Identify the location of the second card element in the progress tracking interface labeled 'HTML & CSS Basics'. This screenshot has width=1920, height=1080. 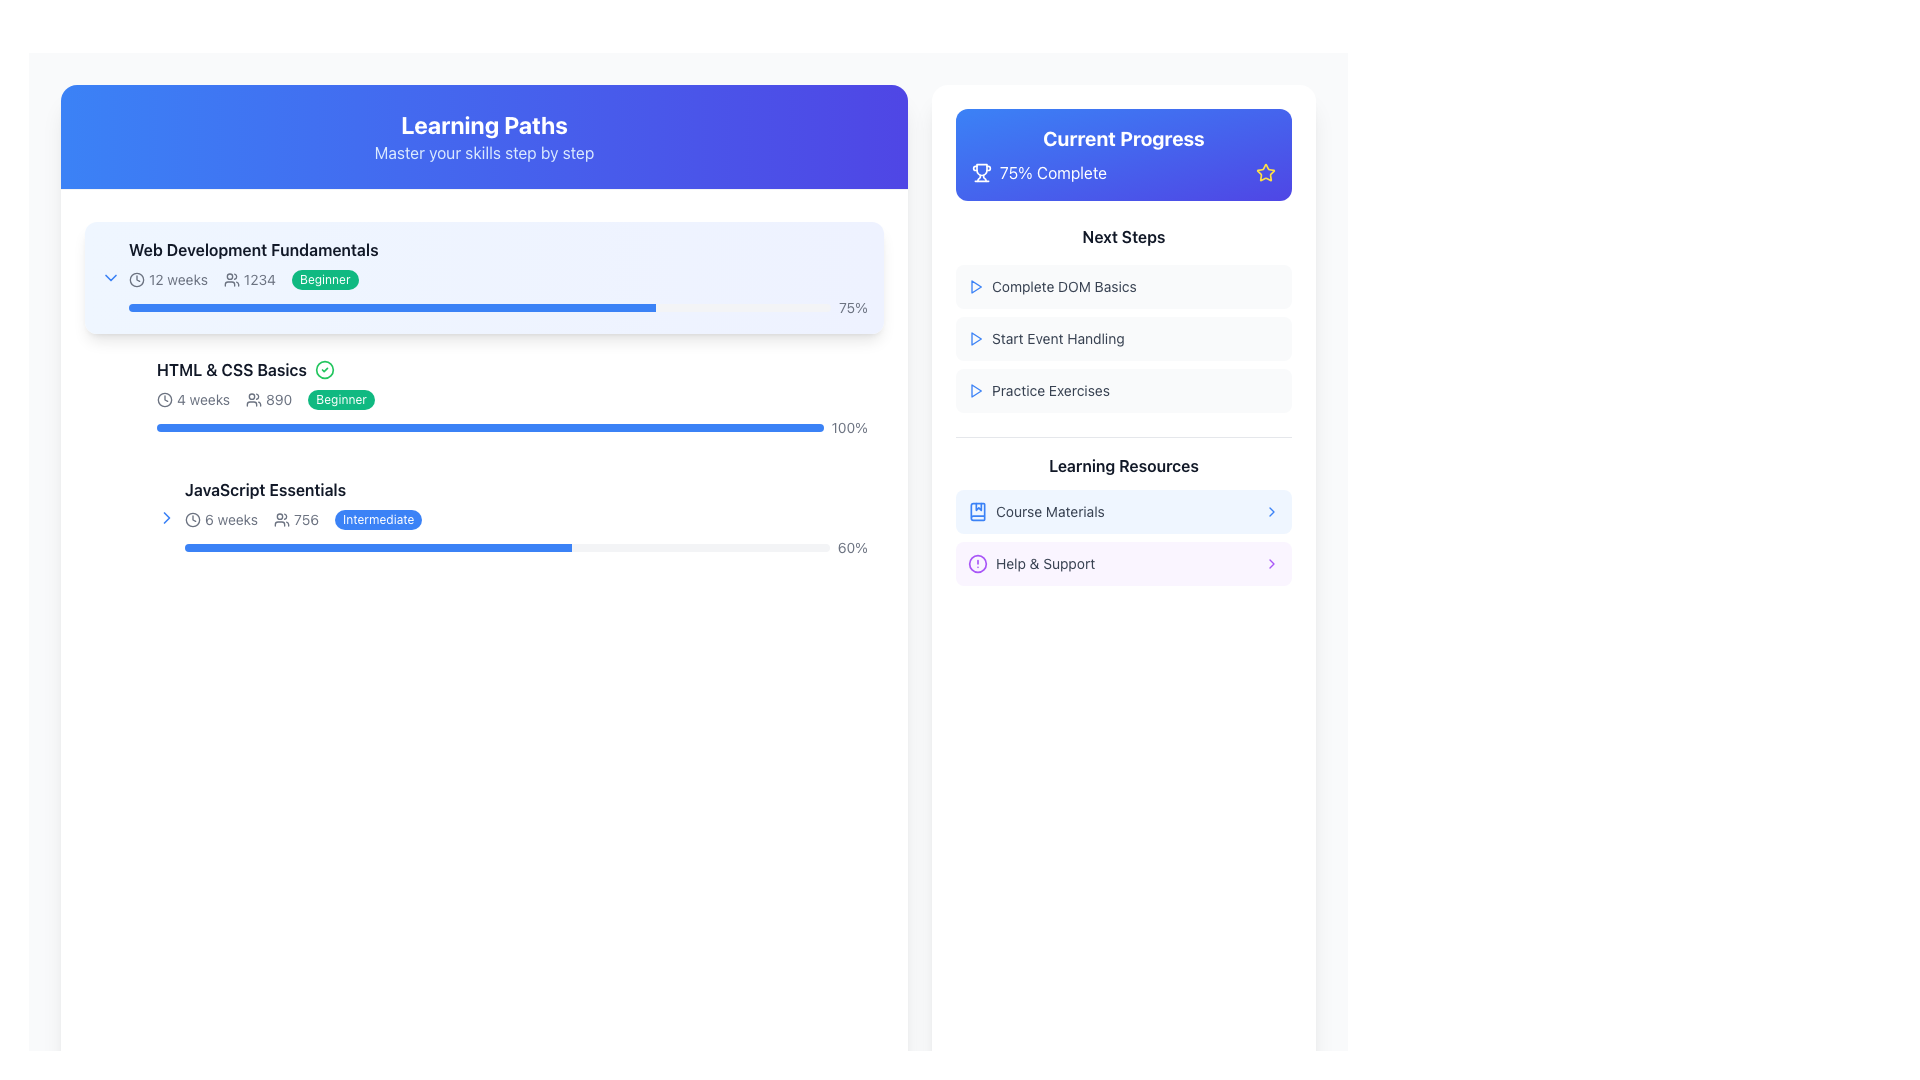
(512, 397).